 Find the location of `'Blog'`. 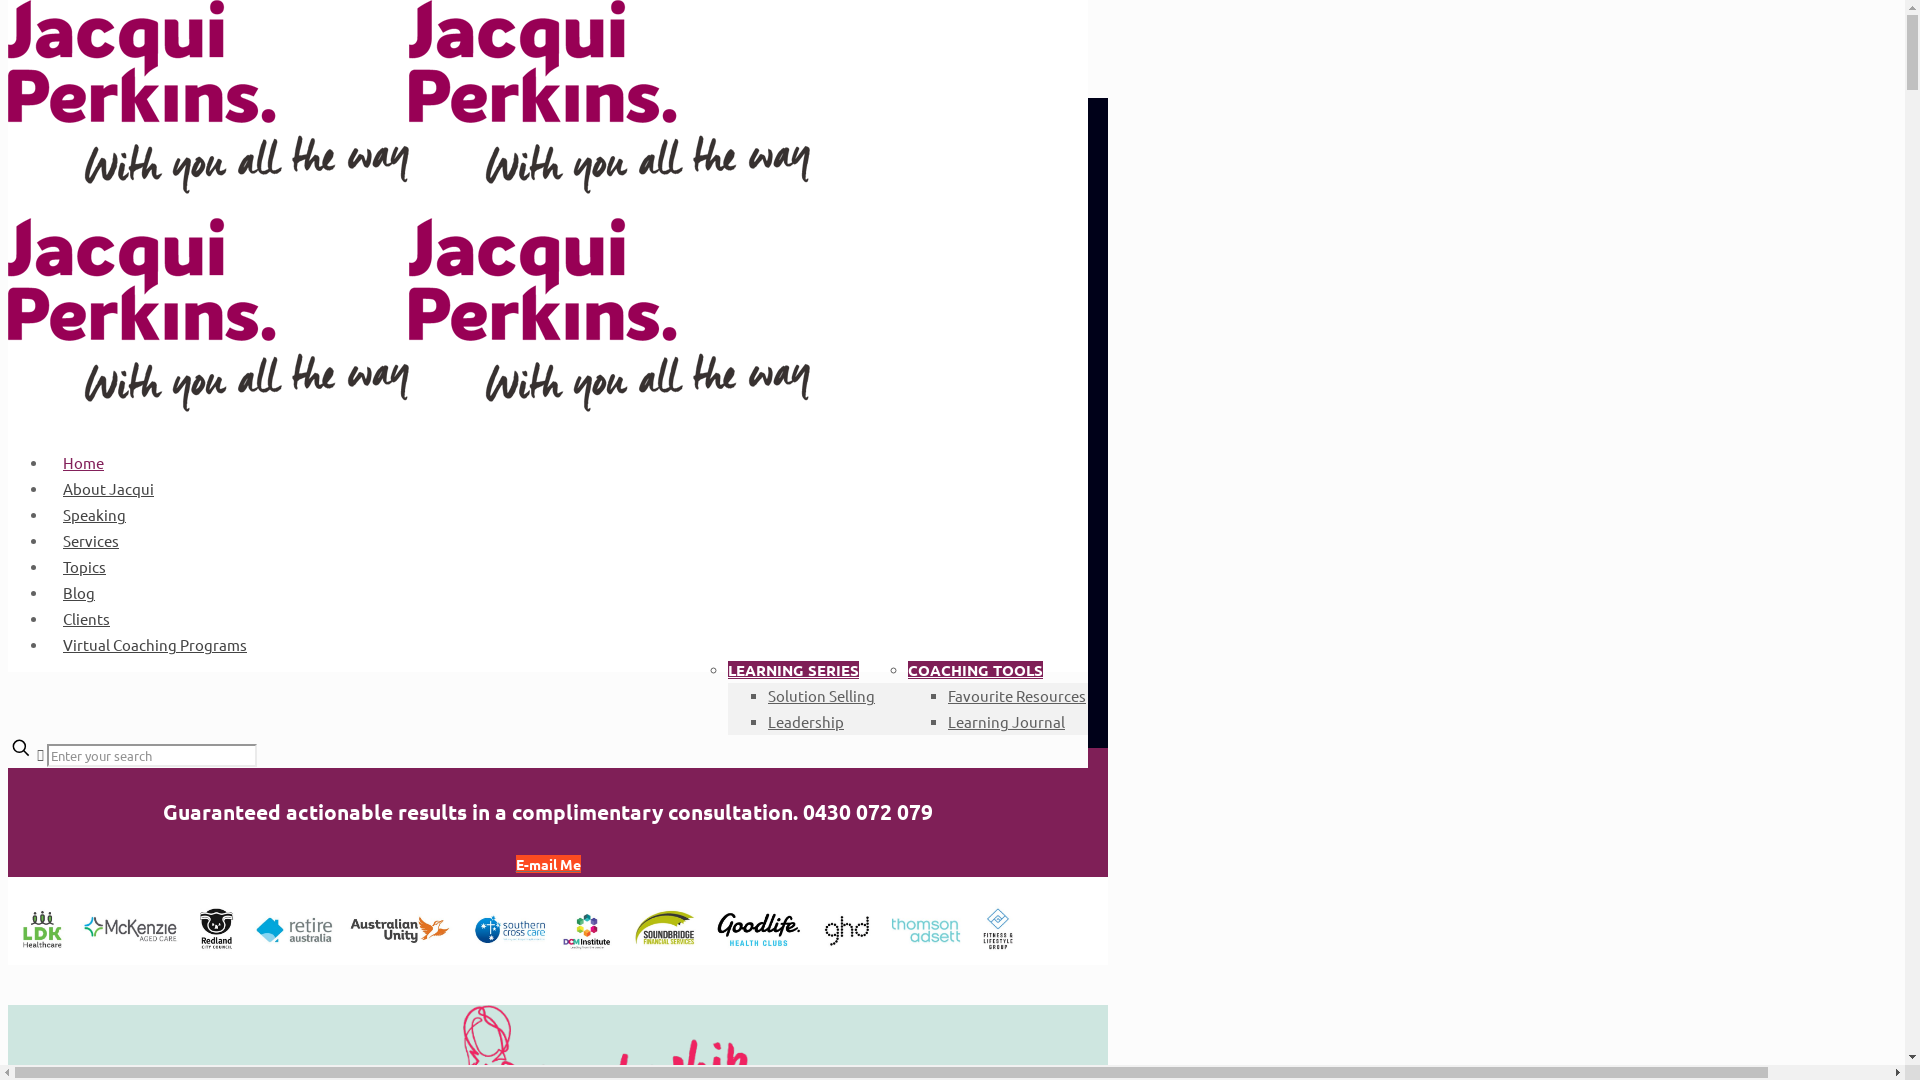

'Blog' is located at coordinates (78, 591).